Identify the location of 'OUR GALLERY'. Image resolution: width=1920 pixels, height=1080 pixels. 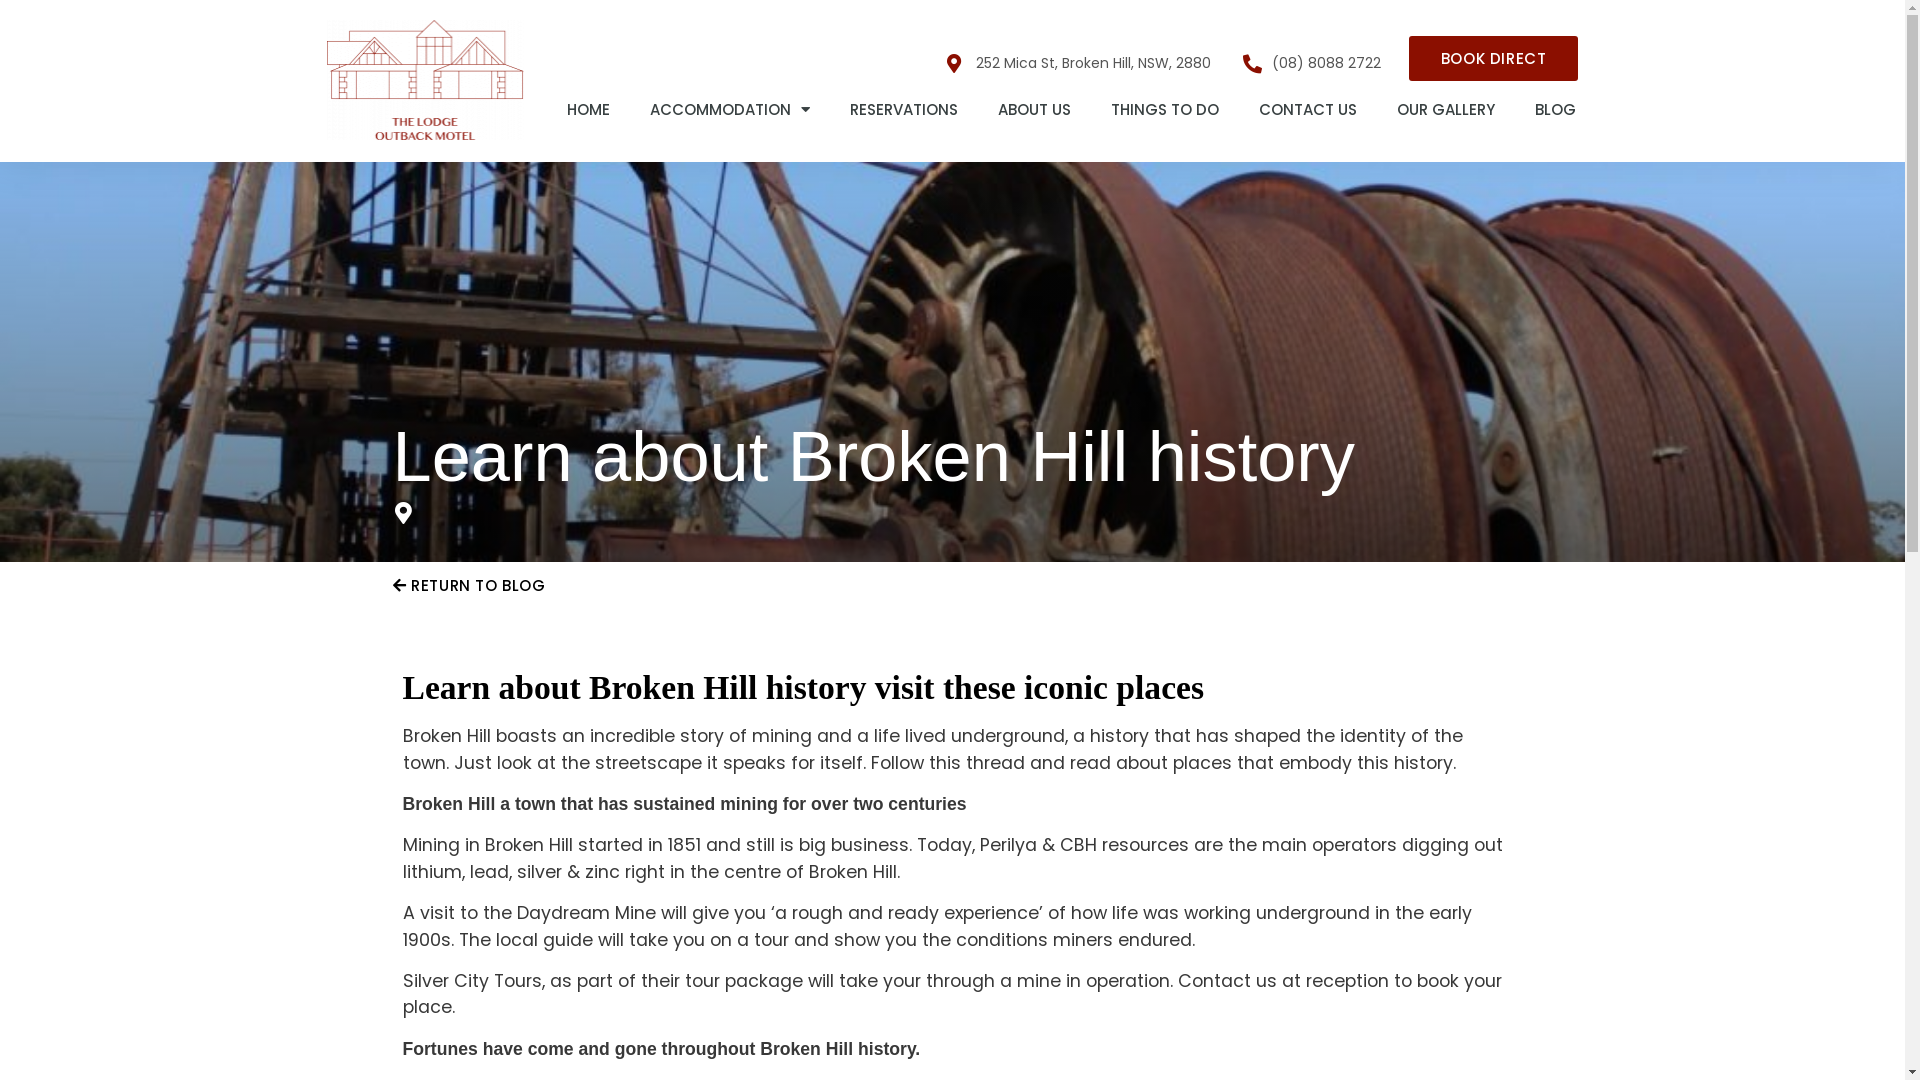
(1445, 110).